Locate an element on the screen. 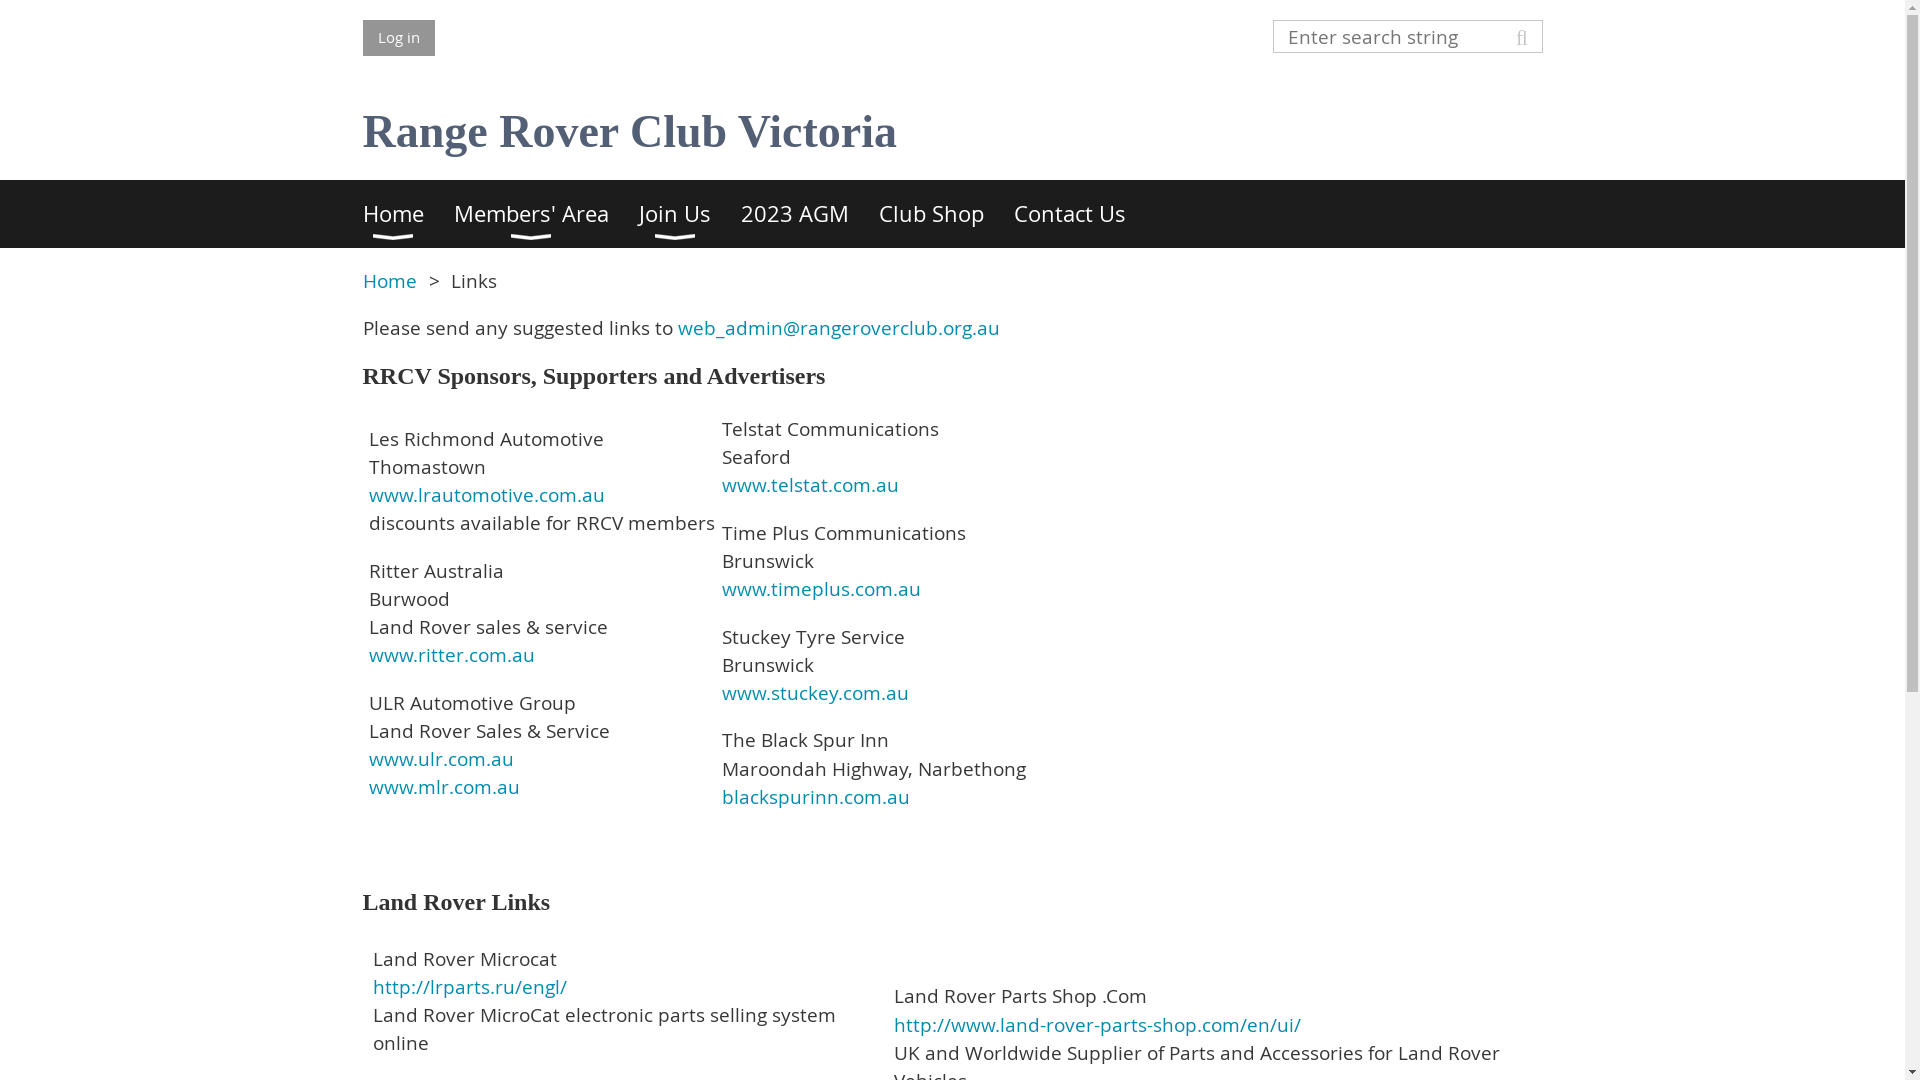 The image size is (1920, 1080). 'Contact Us' is located at coordinates (1083, 213).